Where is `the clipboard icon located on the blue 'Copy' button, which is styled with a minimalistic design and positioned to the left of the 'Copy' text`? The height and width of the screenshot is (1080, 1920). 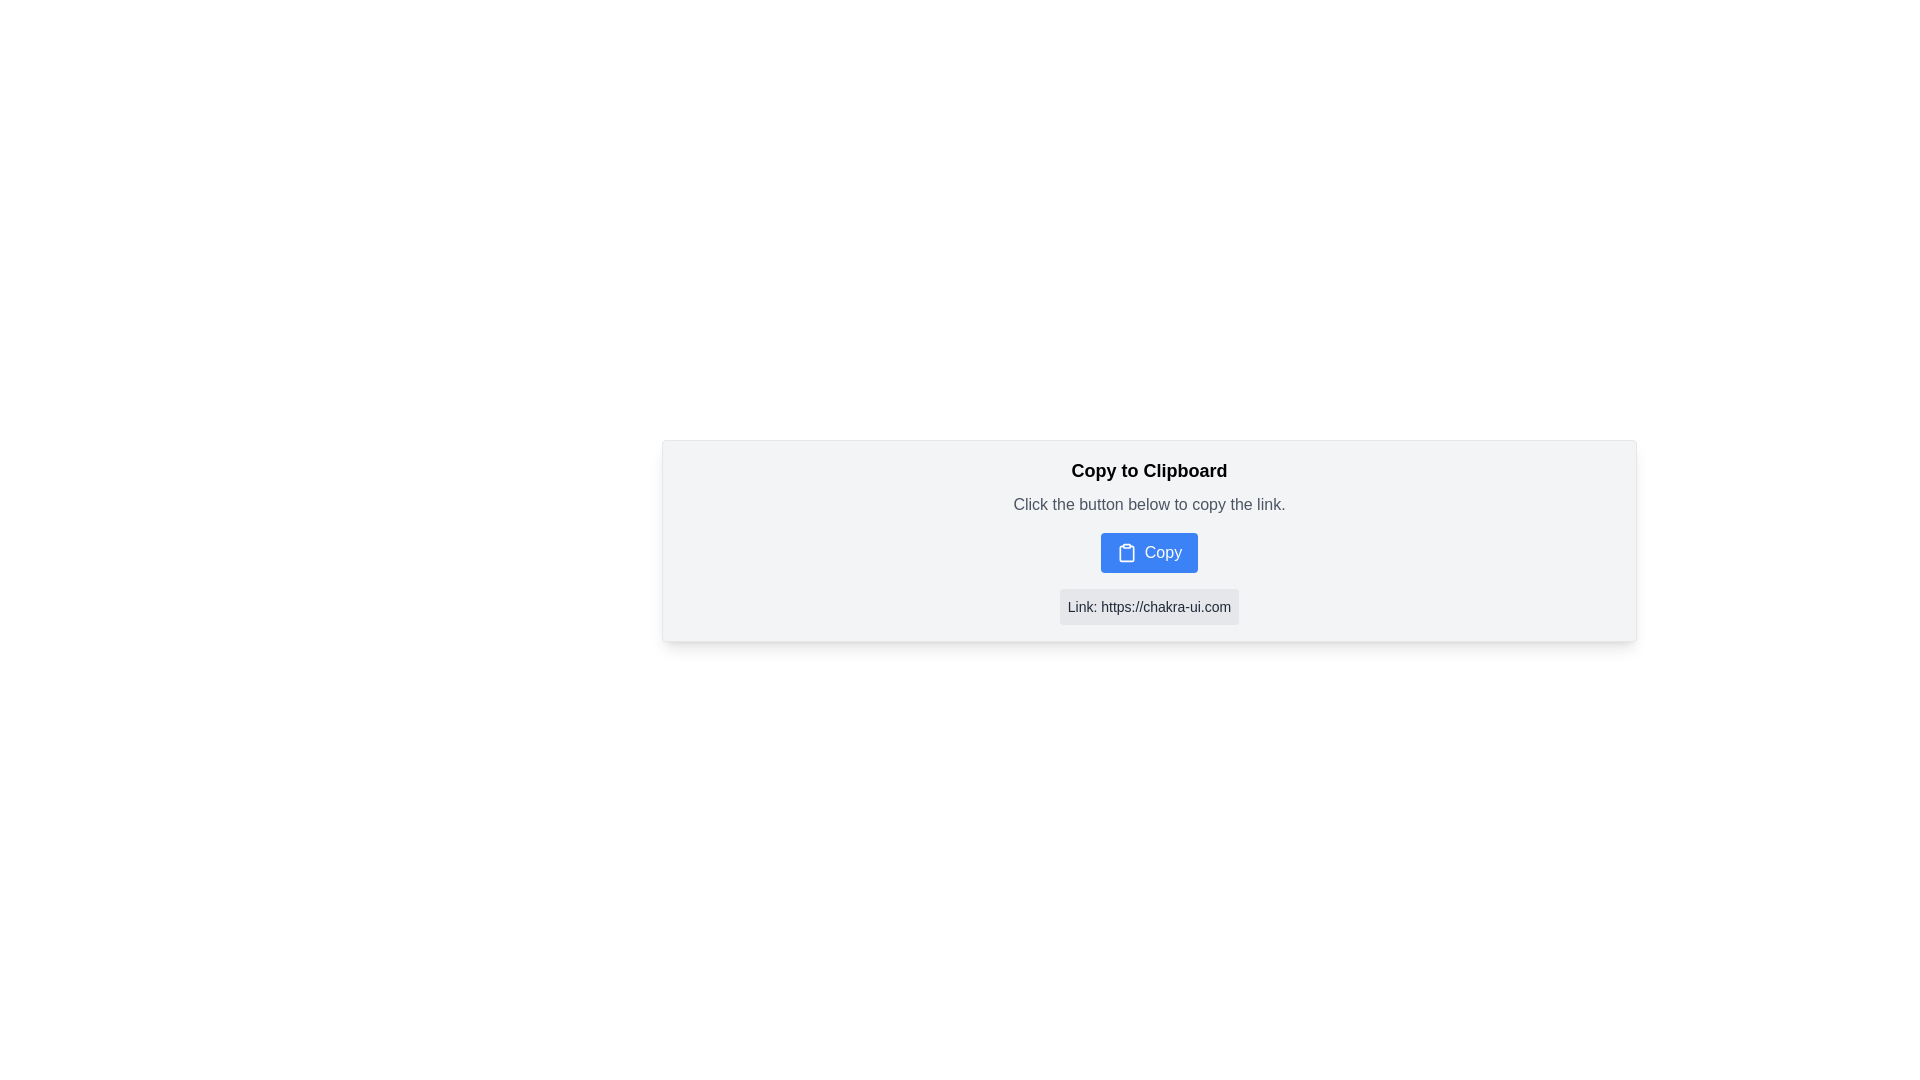
the clipboard icon located on the blue 'Copy' button, which is styled with a minimalistic design and positioned to the left of the 'Copy' text is located at coordinates (1126, 552).